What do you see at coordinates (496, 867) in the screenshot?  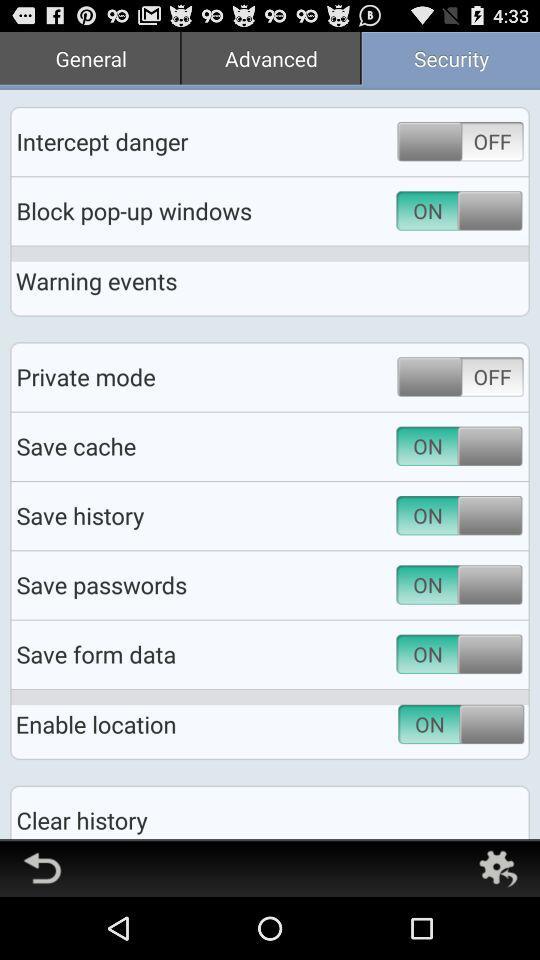 I see `go back` at bounding box center [496, 867].